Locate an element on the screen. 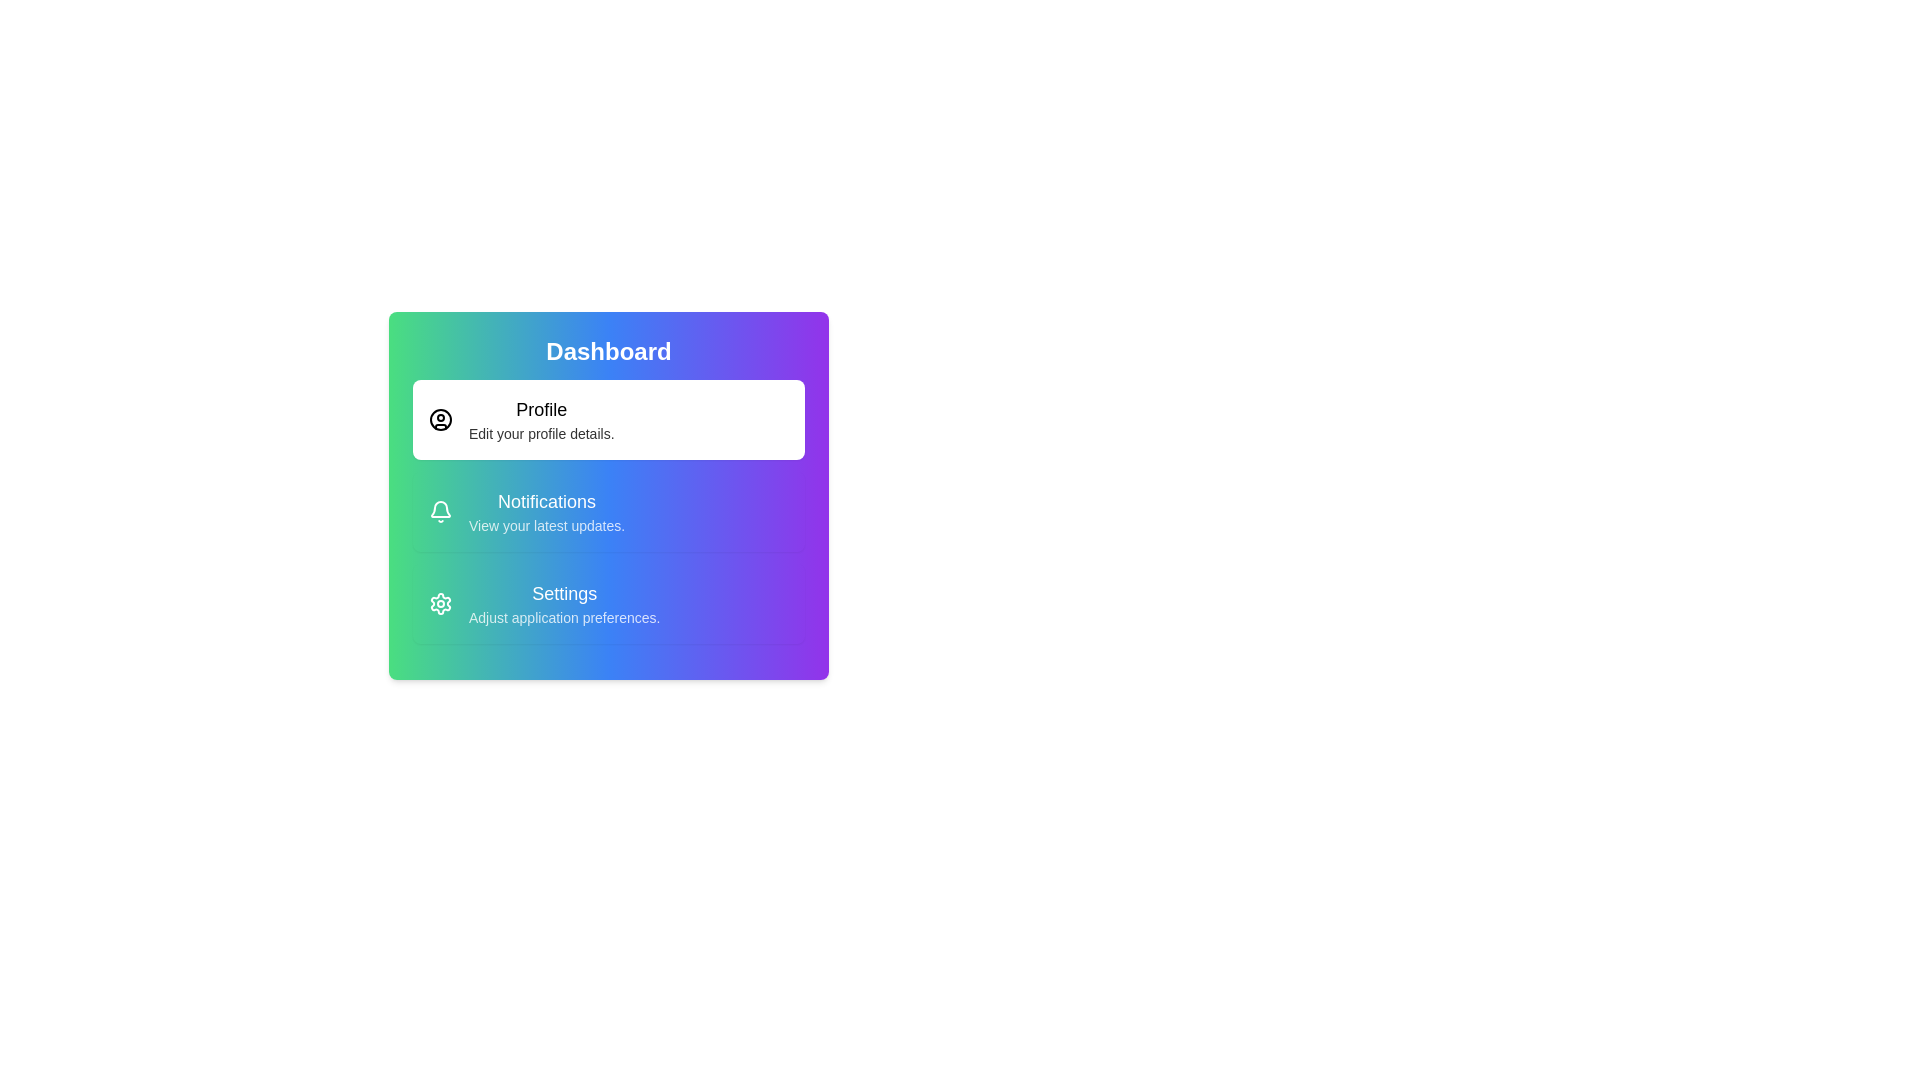  the menu option Profile is located at coordinates (608, 419).